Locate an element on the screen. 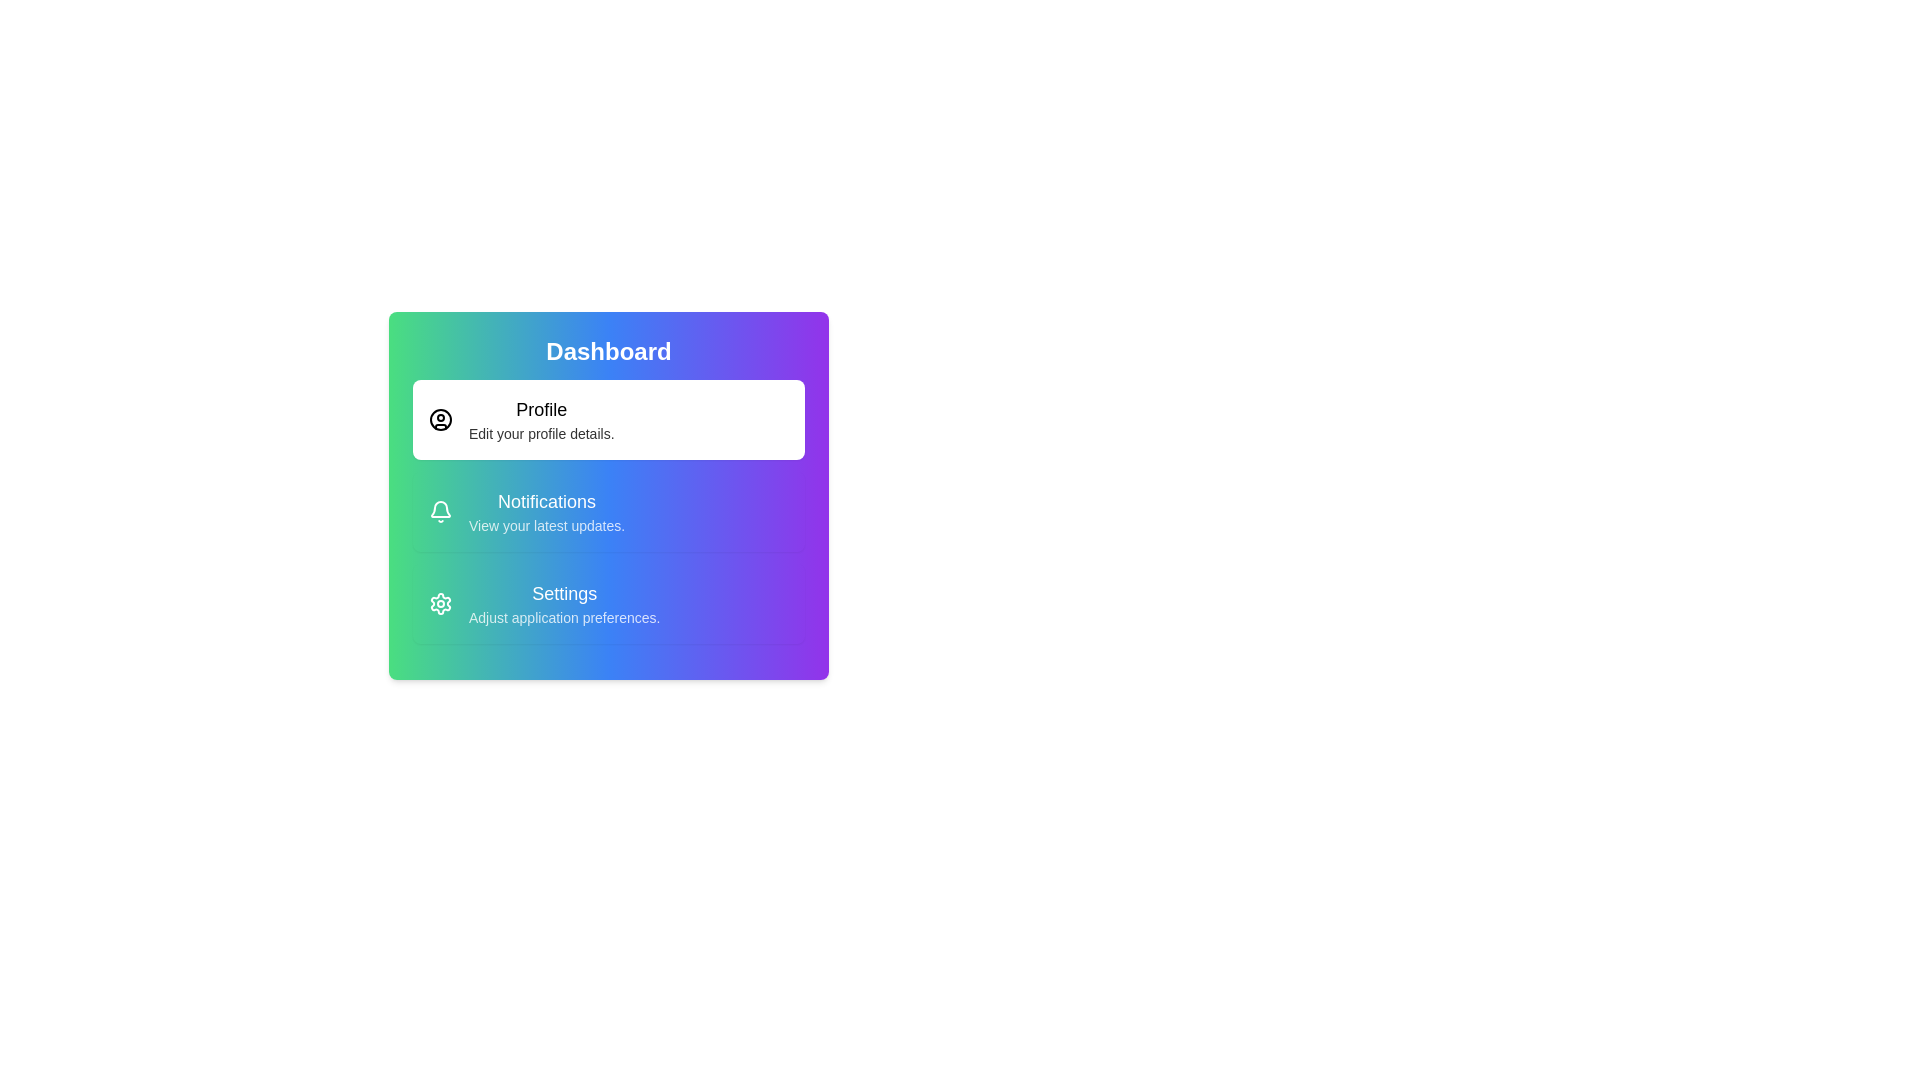  the menu option Profile is located at coordinates (608, 419).